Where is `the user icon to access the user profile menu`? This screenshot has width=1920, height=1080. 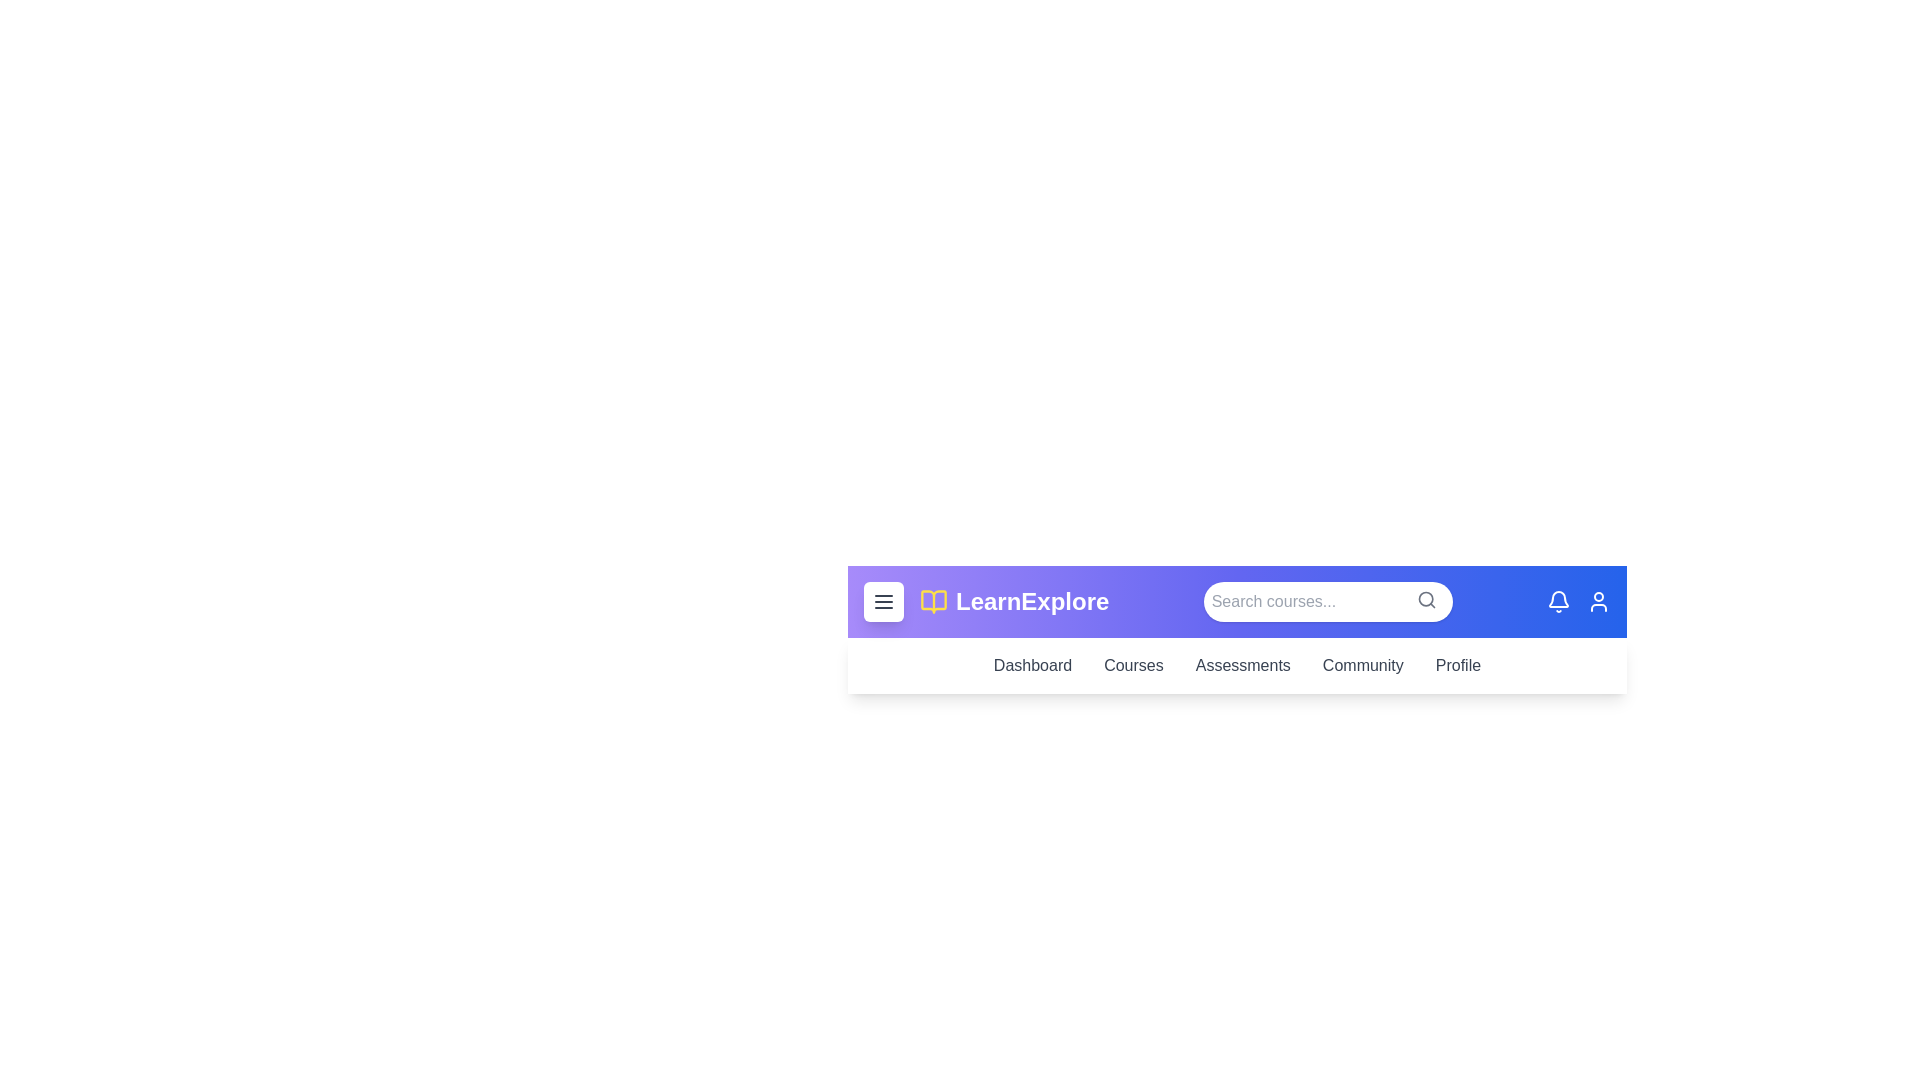 the user icon to access the user profile menu is located at coordinates (1597, 600).